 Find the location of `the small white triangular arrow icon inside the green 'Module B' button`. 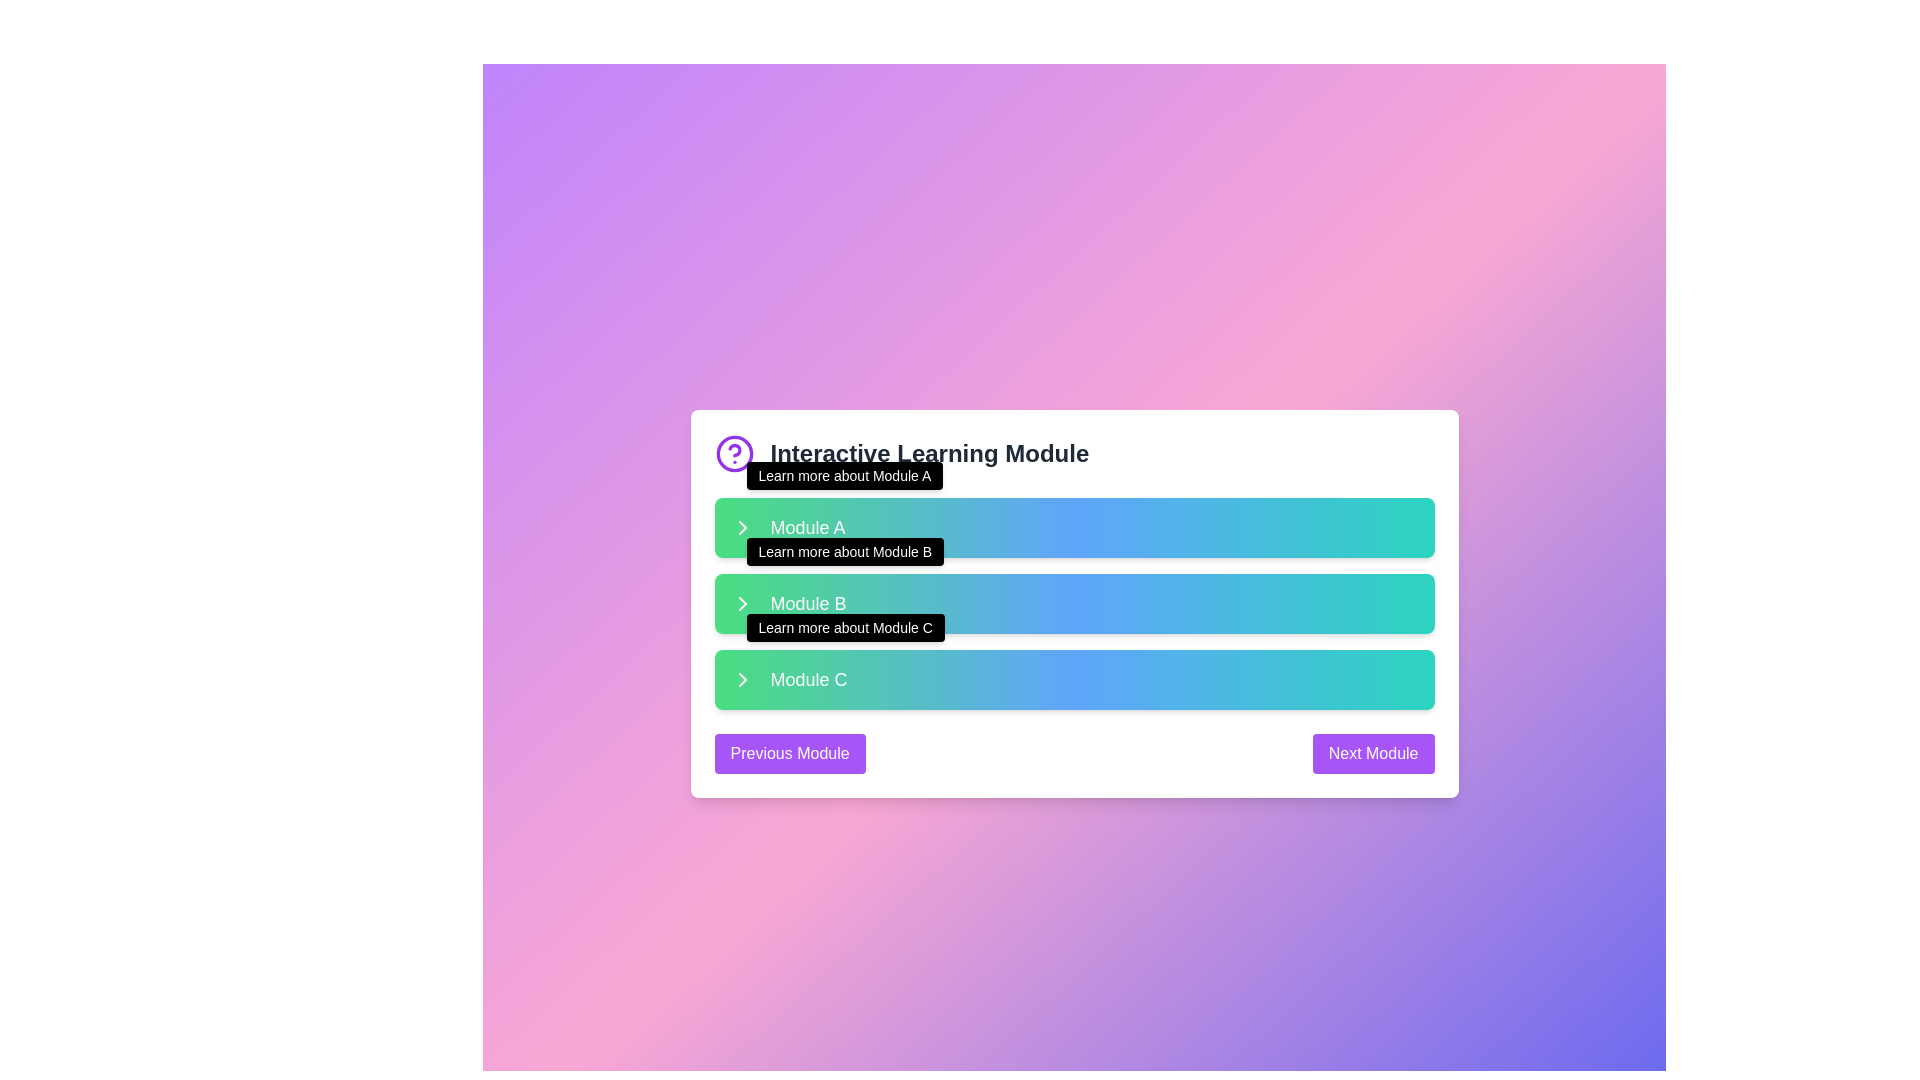

the small white triangular arrow icon inside the green 'Module B' button is located at coordinates (741, 678).